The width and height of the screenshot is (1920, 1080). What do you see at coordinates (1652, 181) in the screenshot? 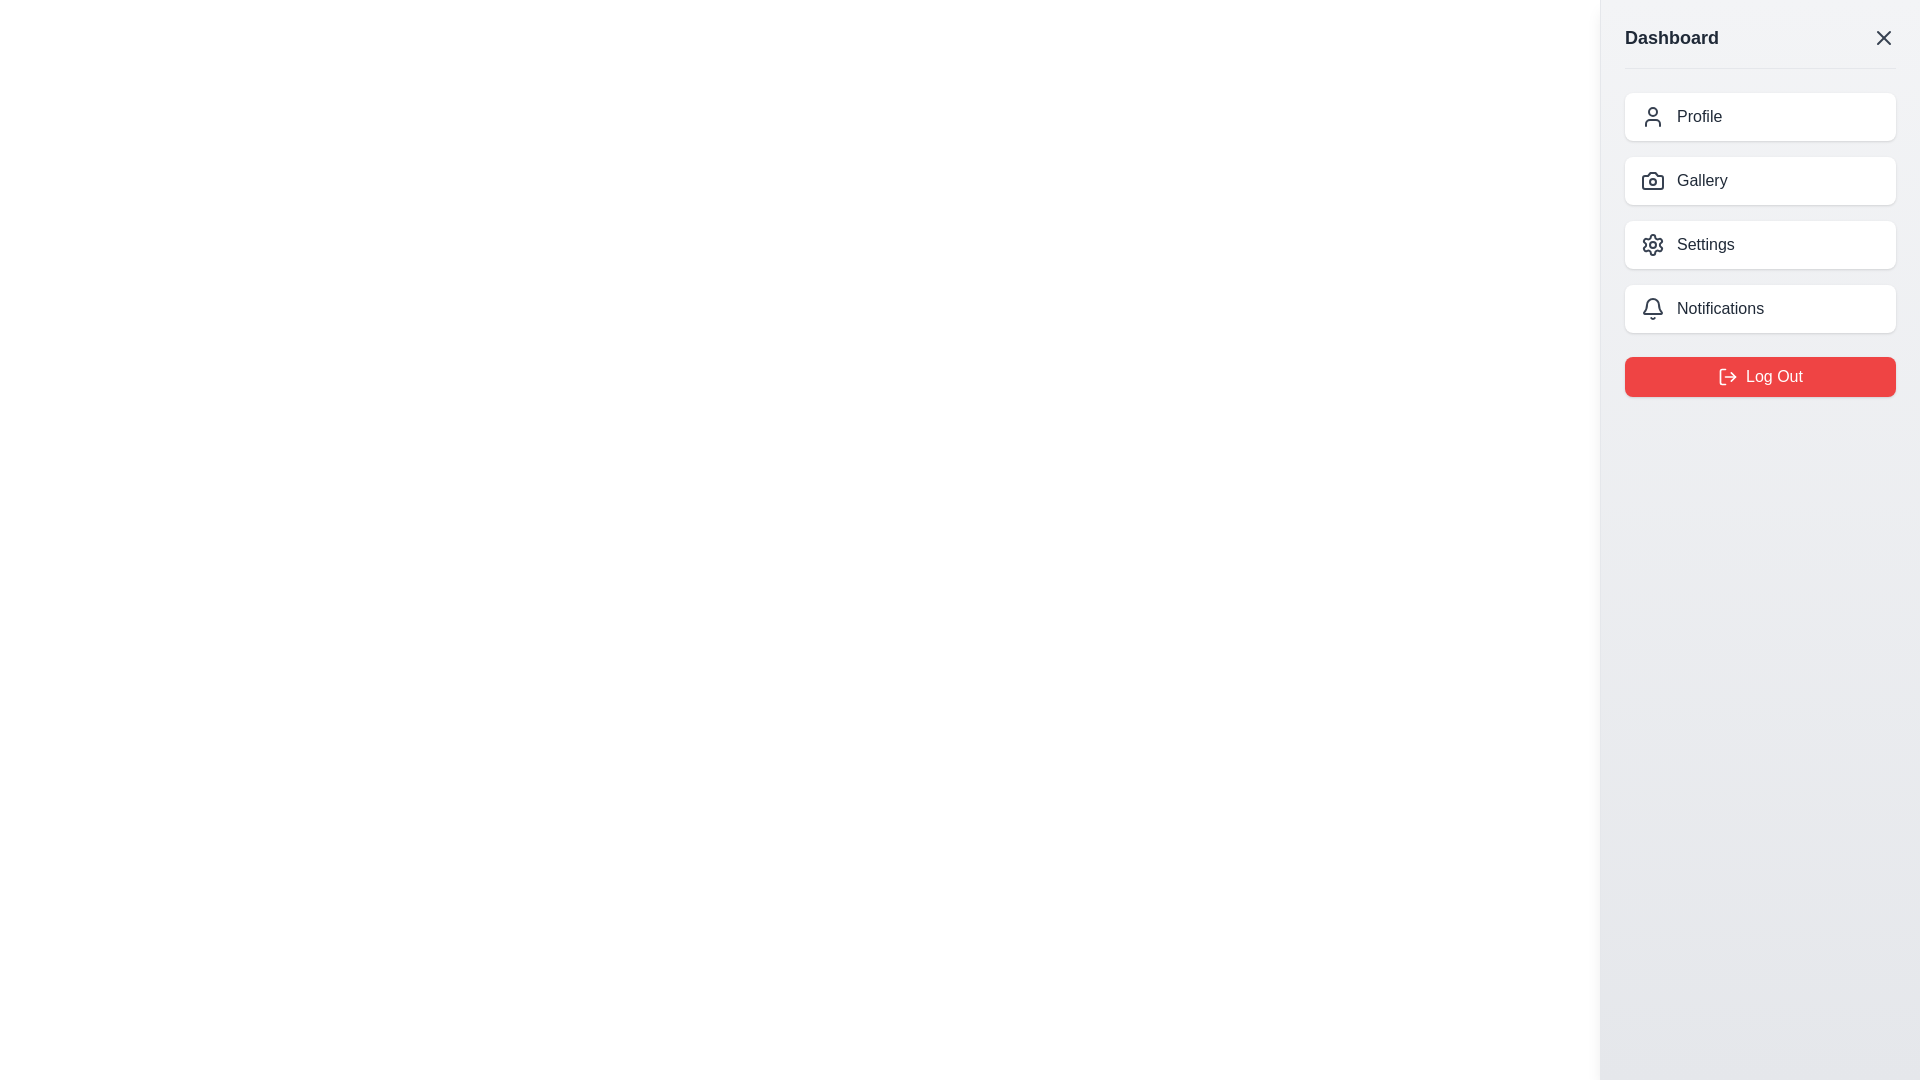
I see `the decorative graphical component of the 'Gallery' menu option located in the sidebar under 'Dashboard', which is positioned directly left of the text 'Gallery'` at bounding box center [1652, 181].